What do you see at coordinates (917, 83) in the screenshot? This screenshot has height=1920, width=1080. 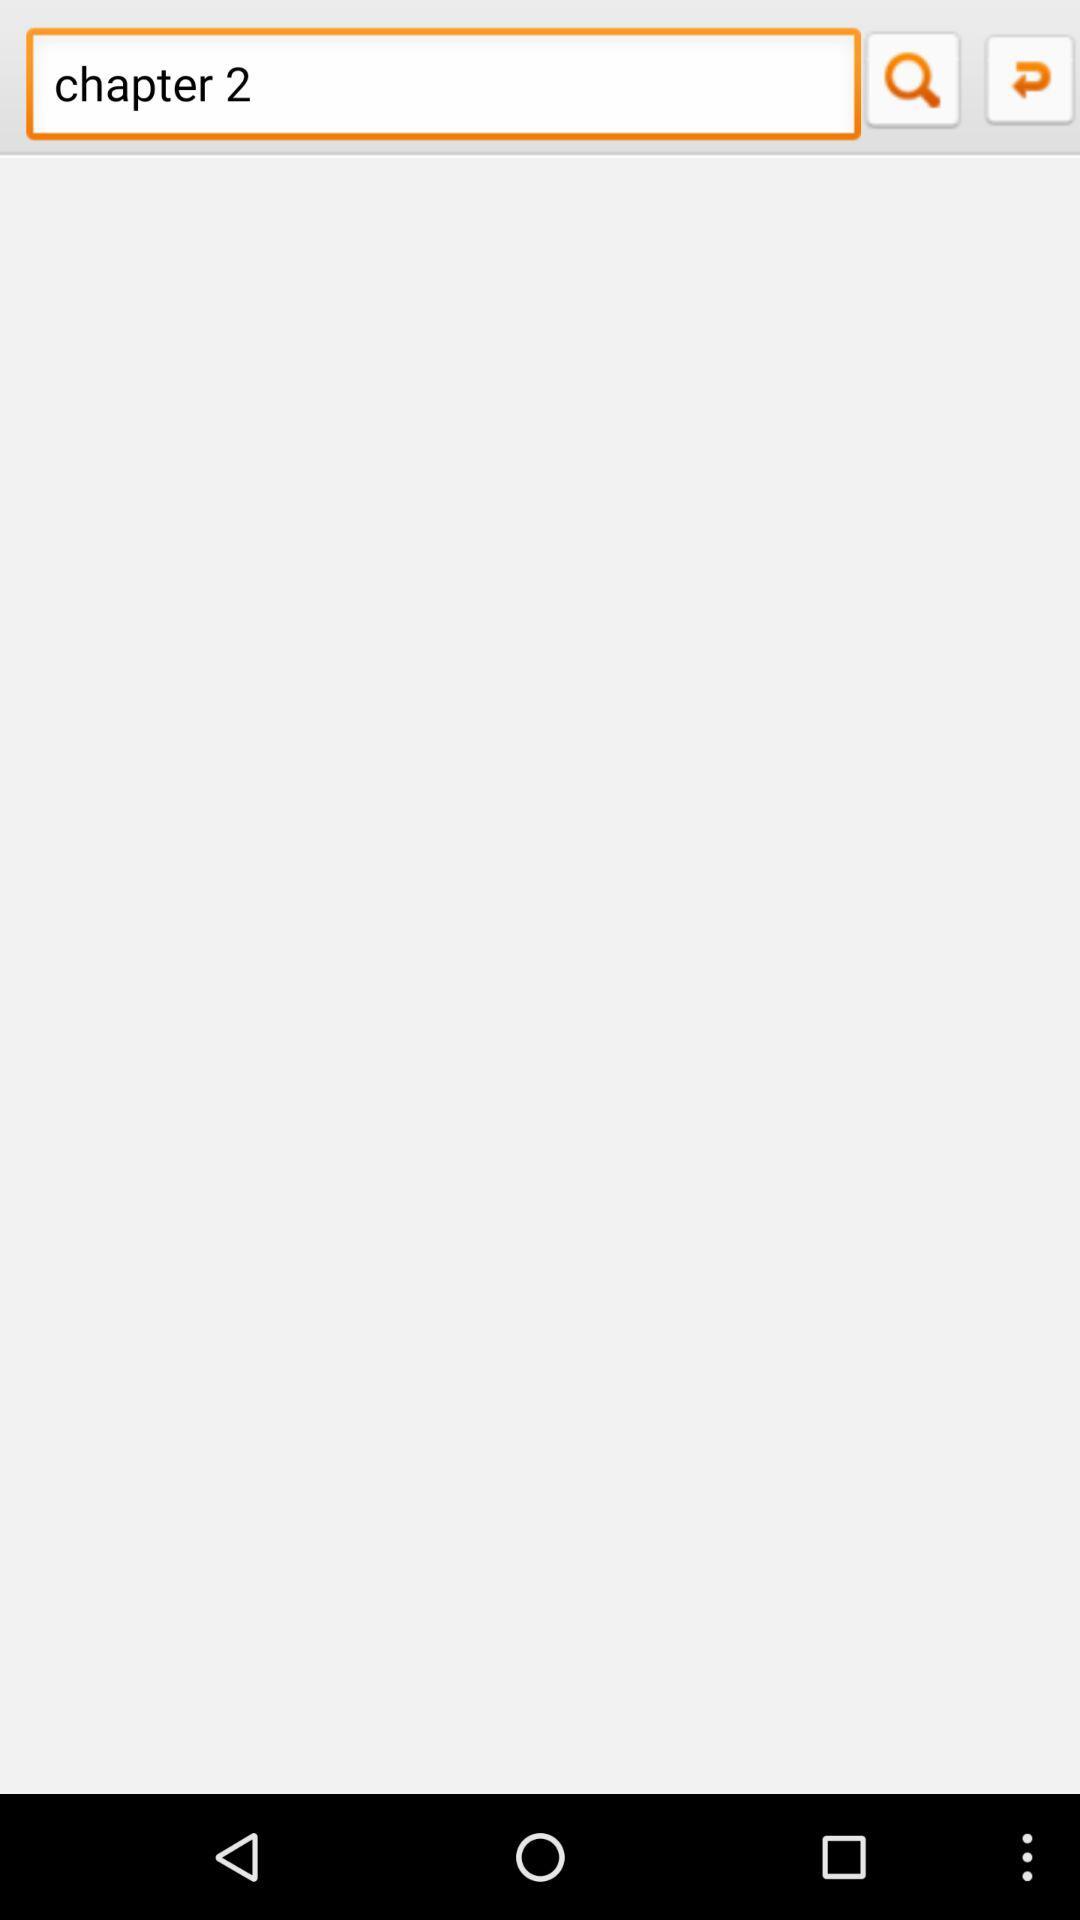 I see `the search icon` at bounding box center [917, 83].